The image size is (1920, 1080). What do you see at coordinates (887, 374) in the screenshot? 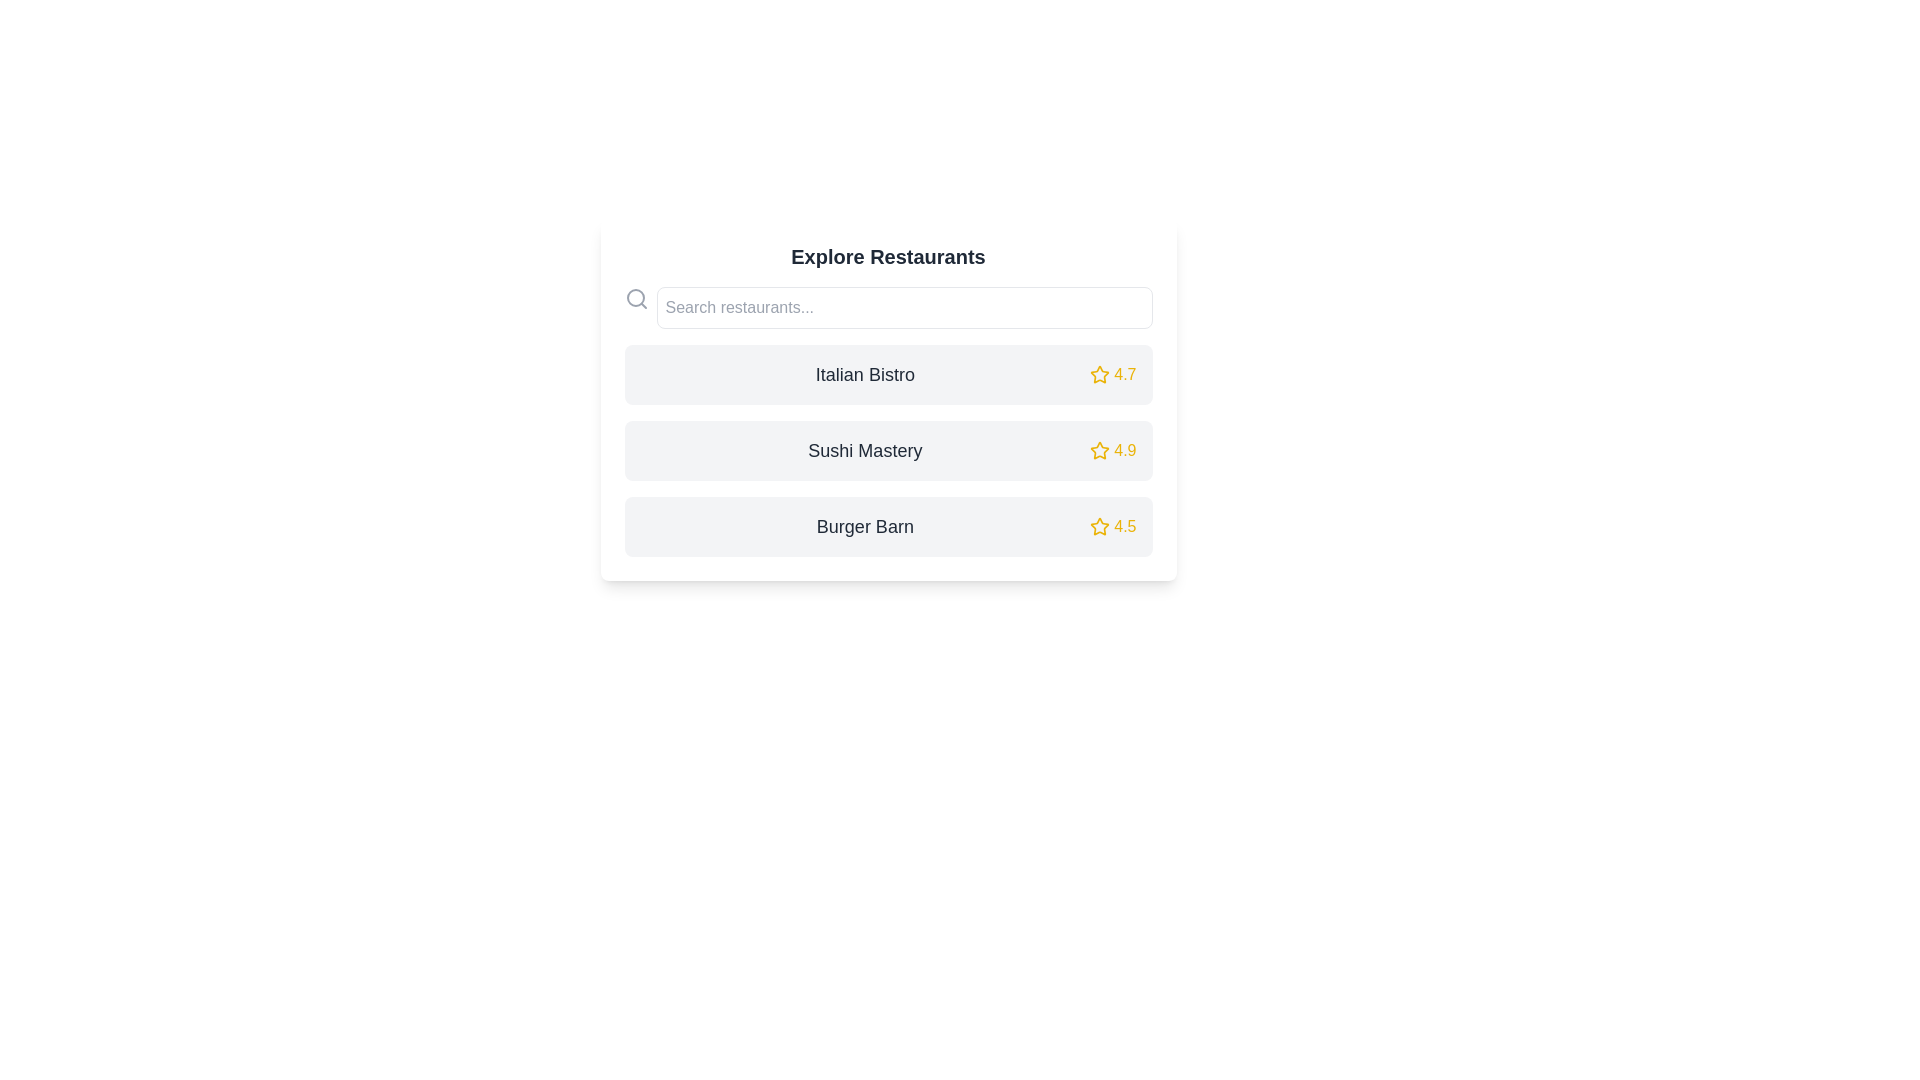
I see `the first item in the restaurant exploration list, which represents the 'Italian Bistro' restaurant` at bounding box center [887, 374].